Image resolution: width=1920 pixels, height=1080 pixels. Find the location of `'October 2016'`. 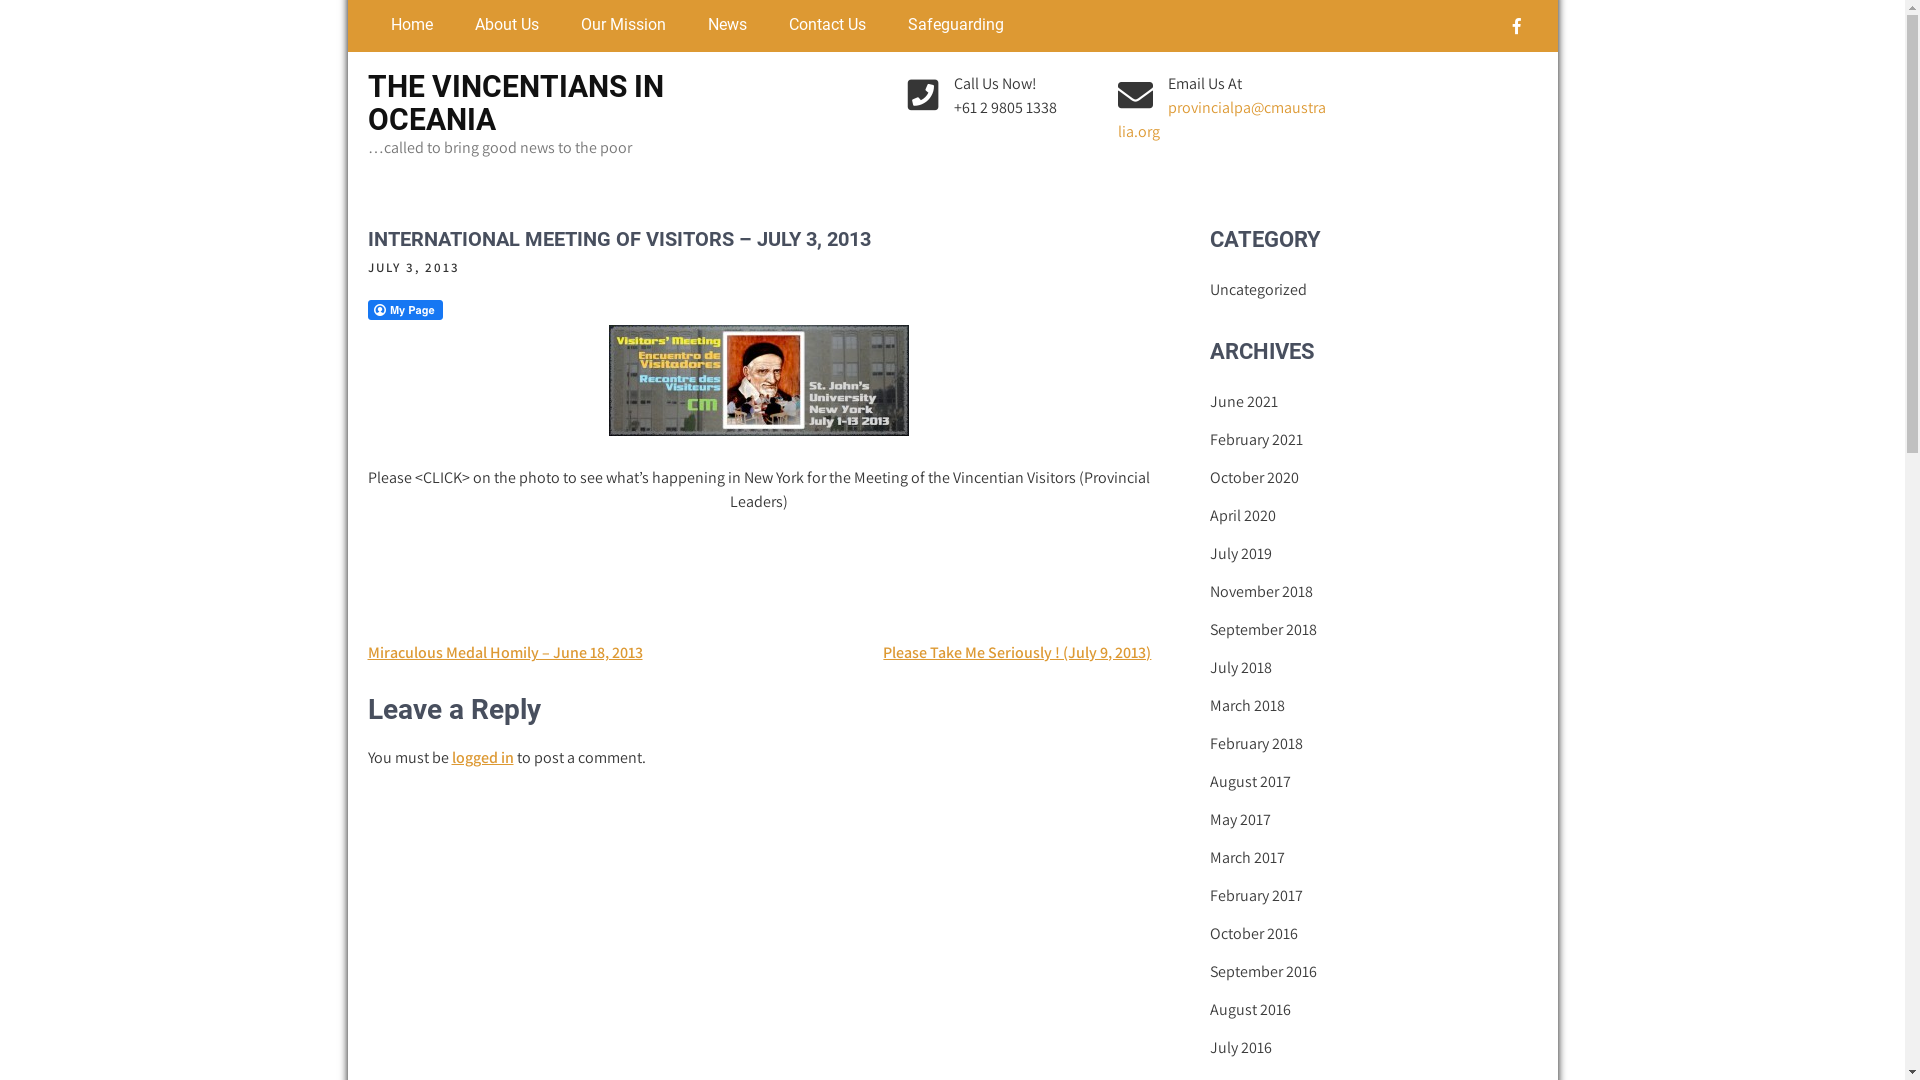

'October 2016' is located at coordinates (1252, 933).